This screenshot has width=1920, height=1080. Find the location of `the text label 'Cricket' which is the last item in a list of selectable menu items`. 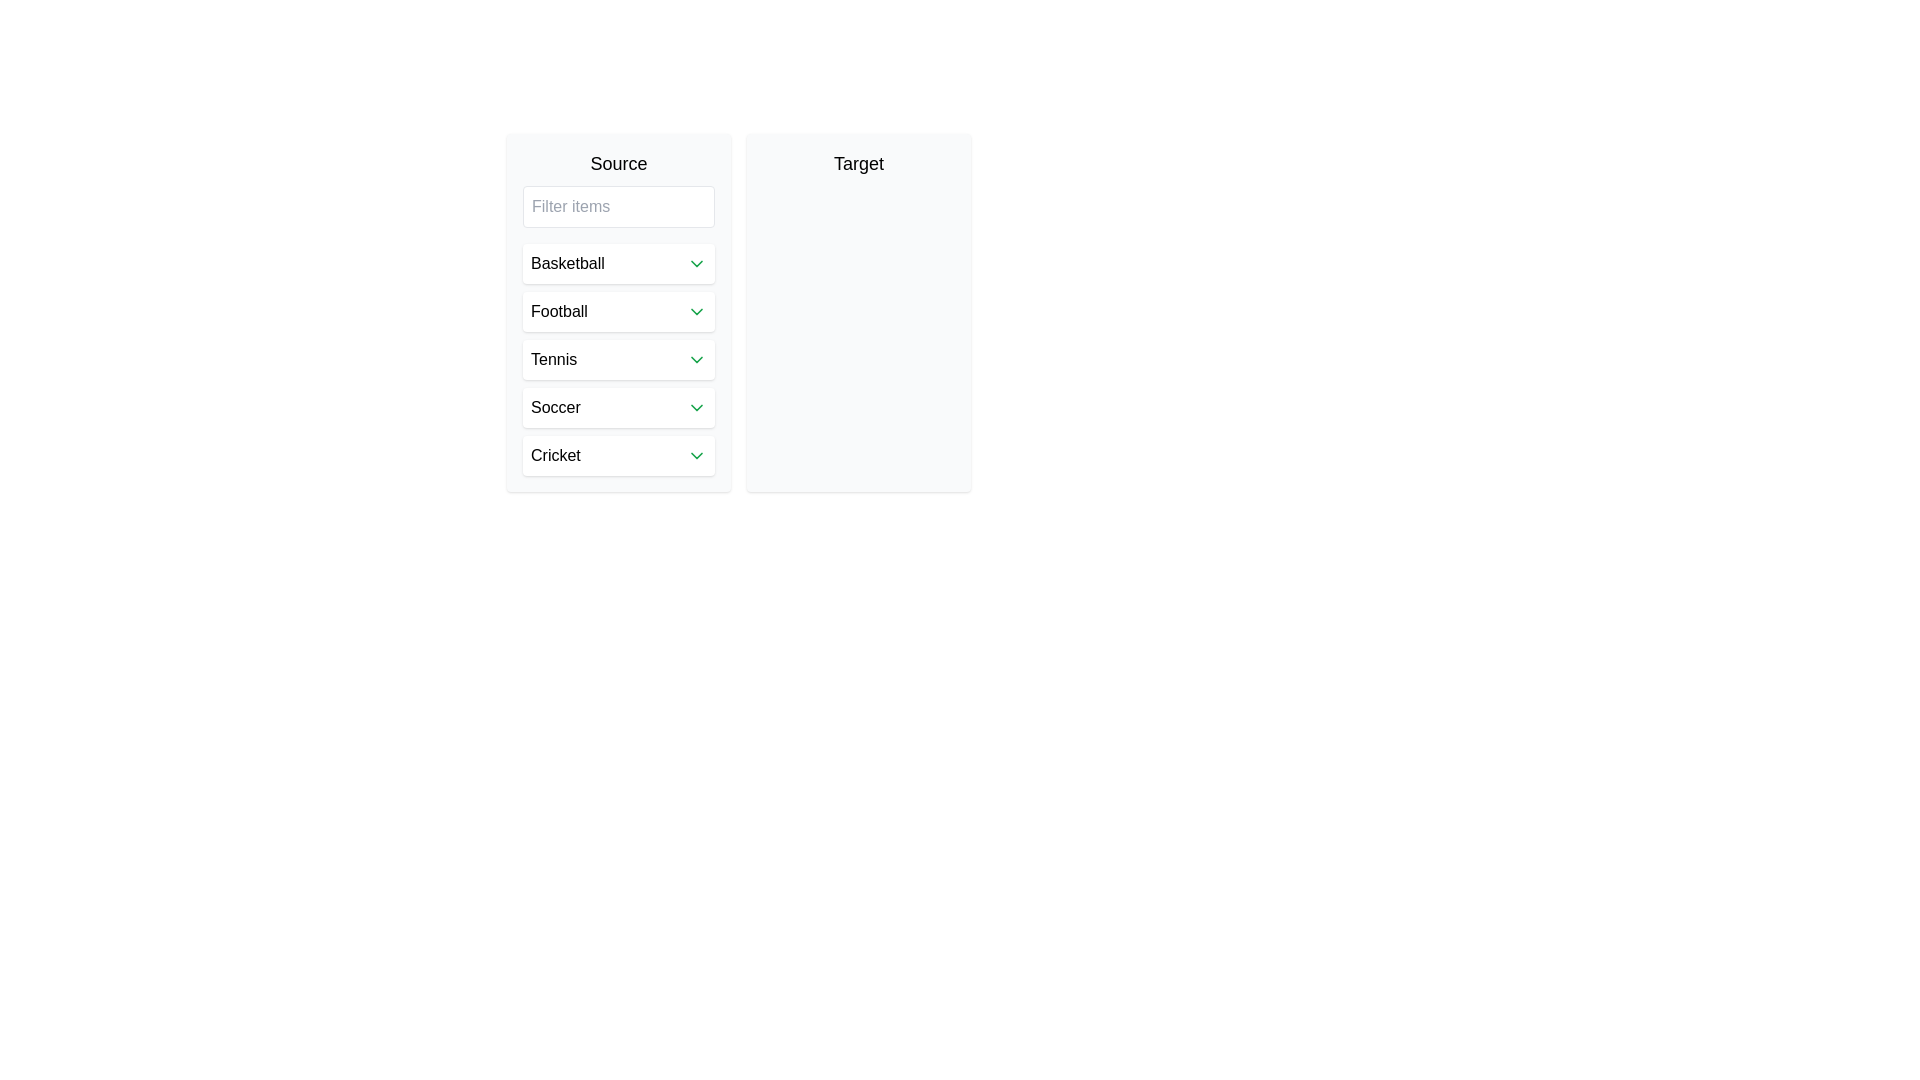

the text label 'Cricket' which is the last item in a list of selectable menu items is located at coordinates (555, 455).